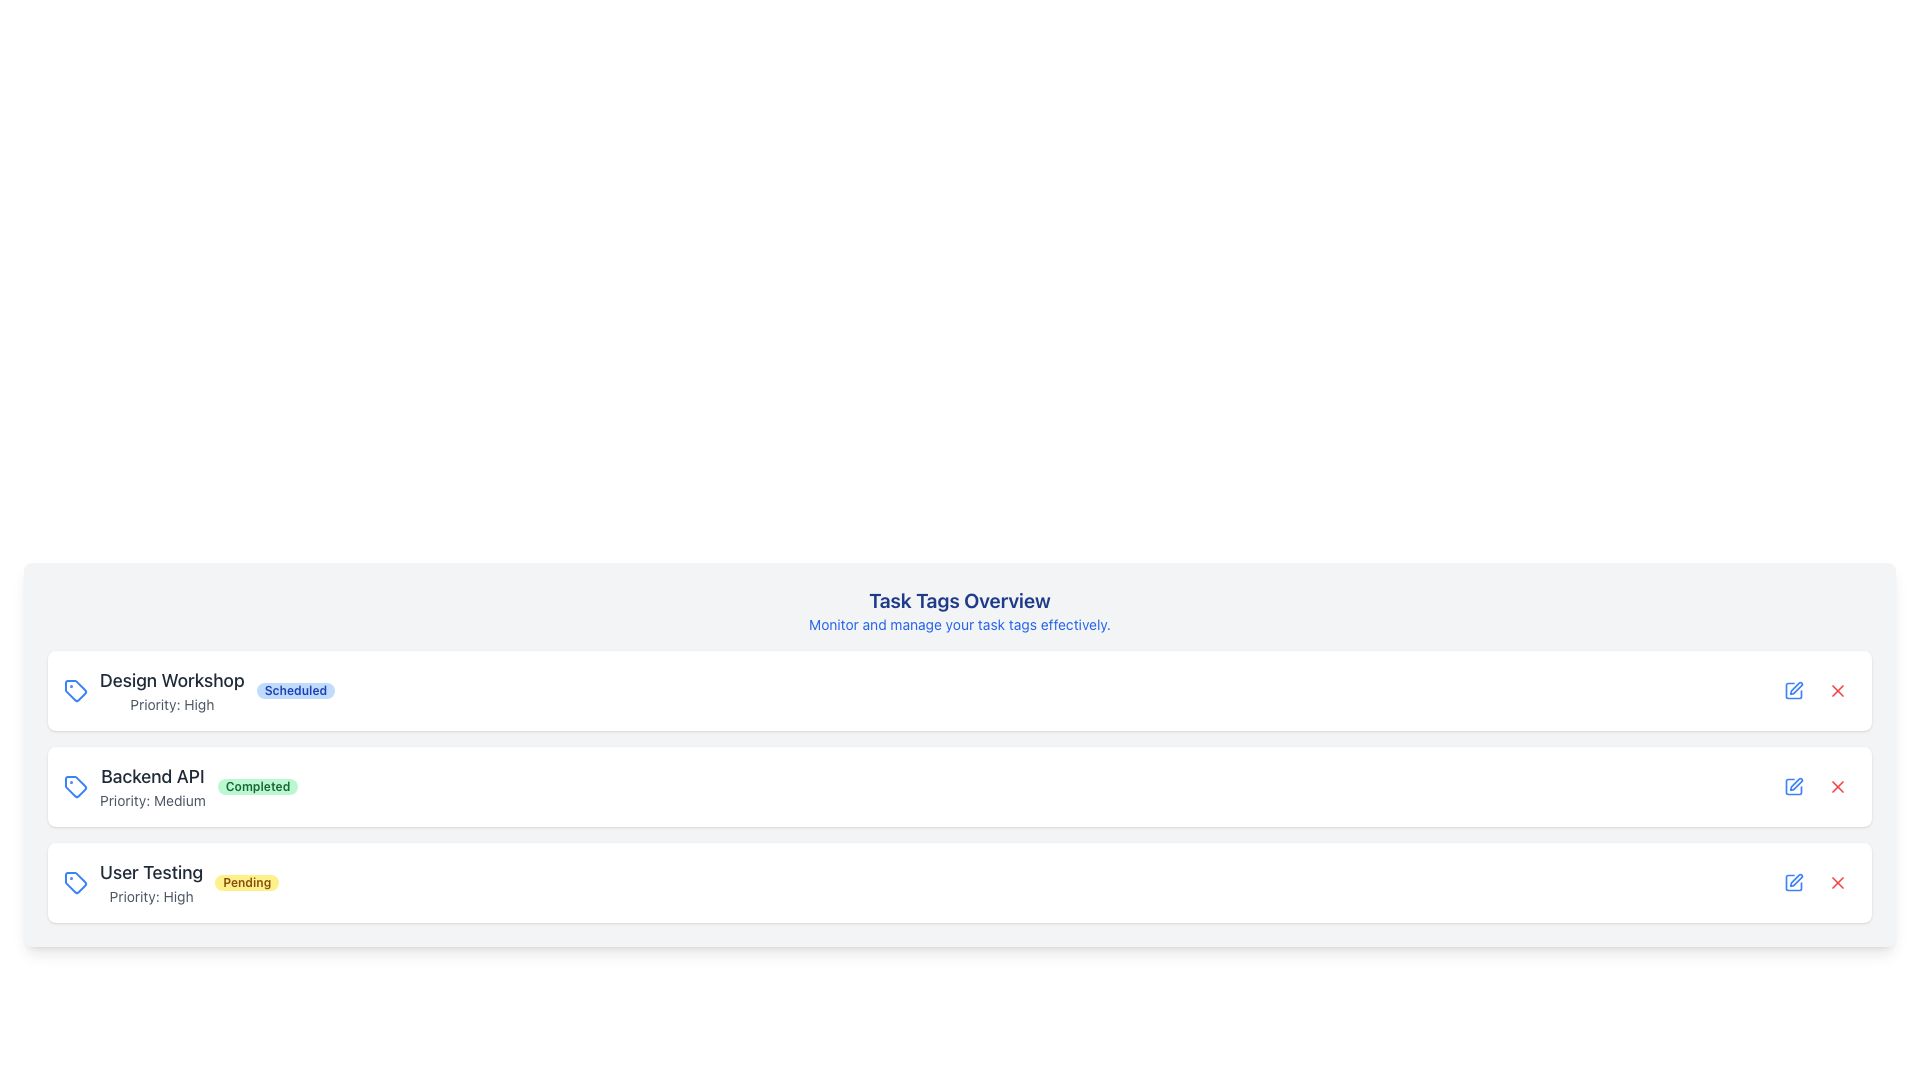 Image resolution: width=1920 pixels, height=1080 pixels. I want to click on the edit button located in the last row of the task list, positioned to the left of the red 'close' icon, to initiate editing, so click(1794, 785).